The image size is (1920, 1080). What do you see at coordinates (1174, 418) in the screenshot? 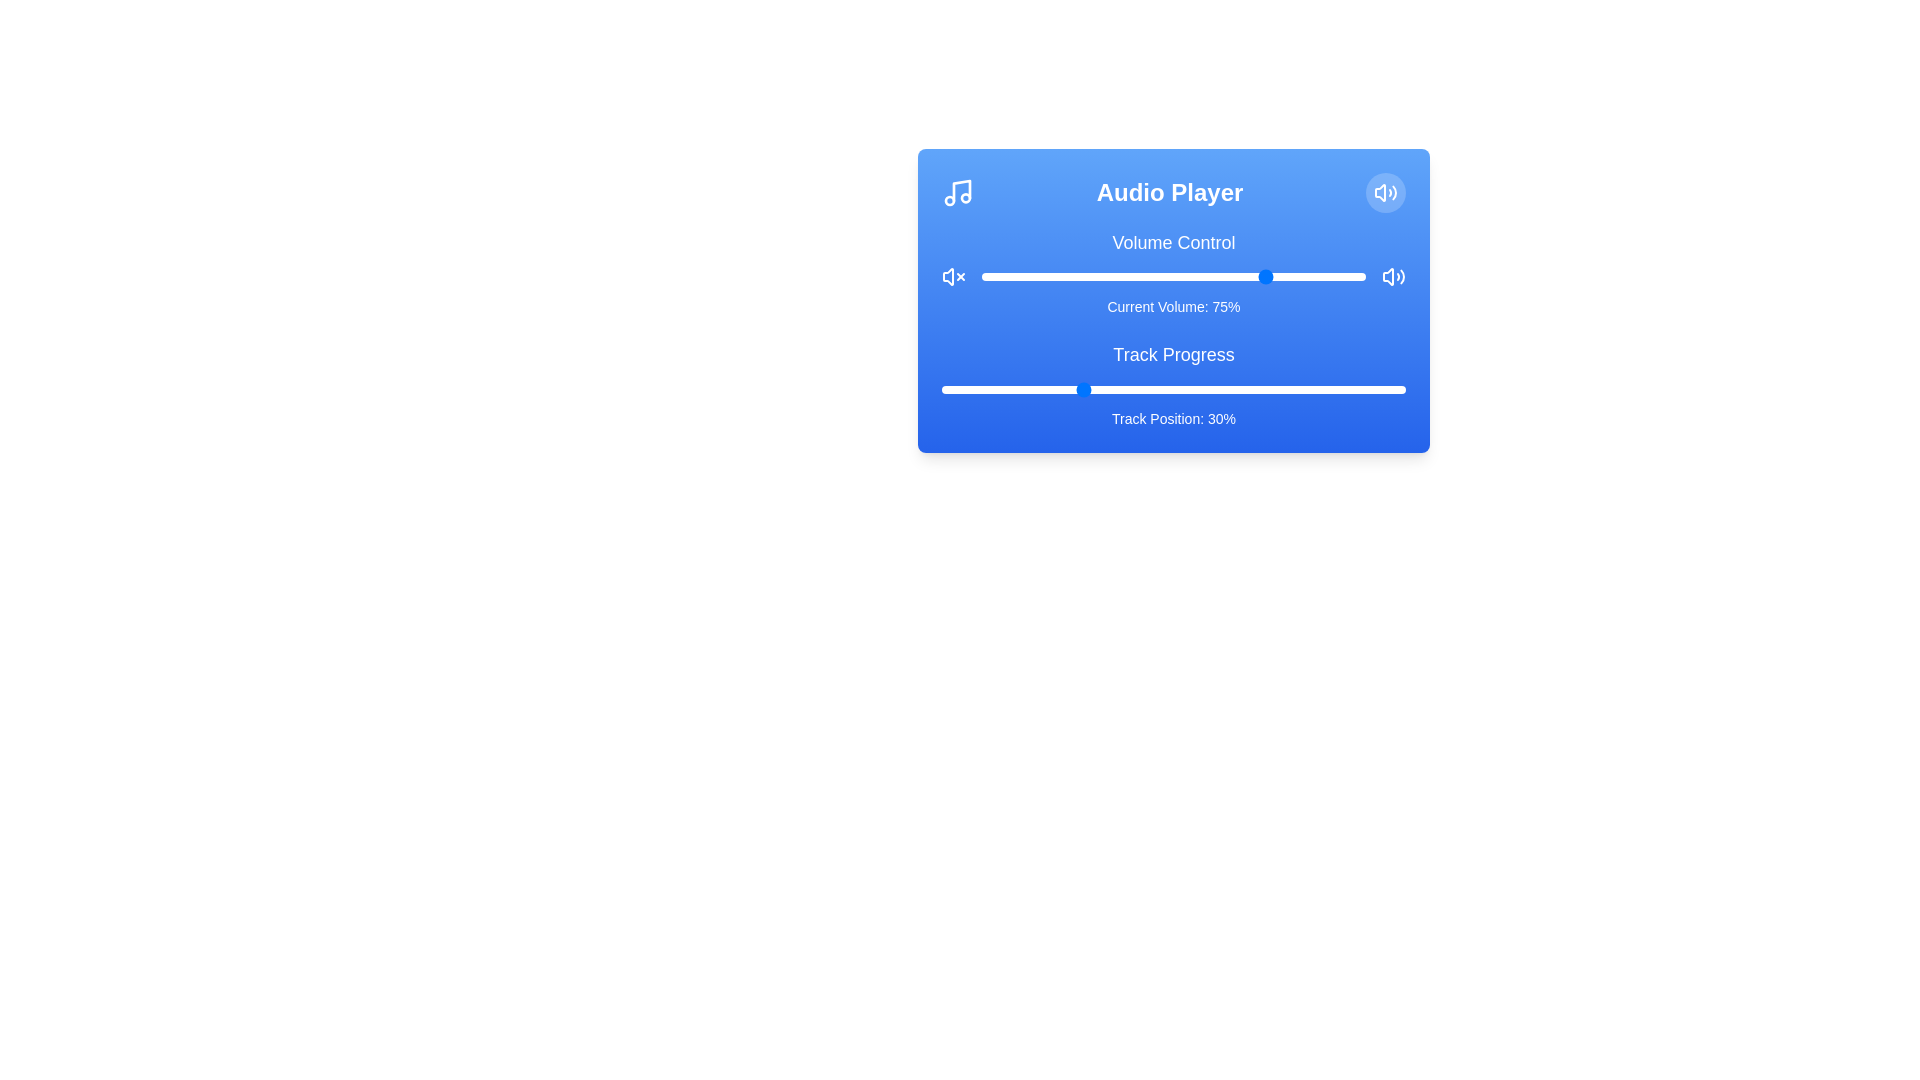
I see `the informational label that displays the current playback position of the audio track in percentage format, located at the bottom of the 'Track Progress' section in the 'Audio Player' interface` at bounding box center [1174, 418].